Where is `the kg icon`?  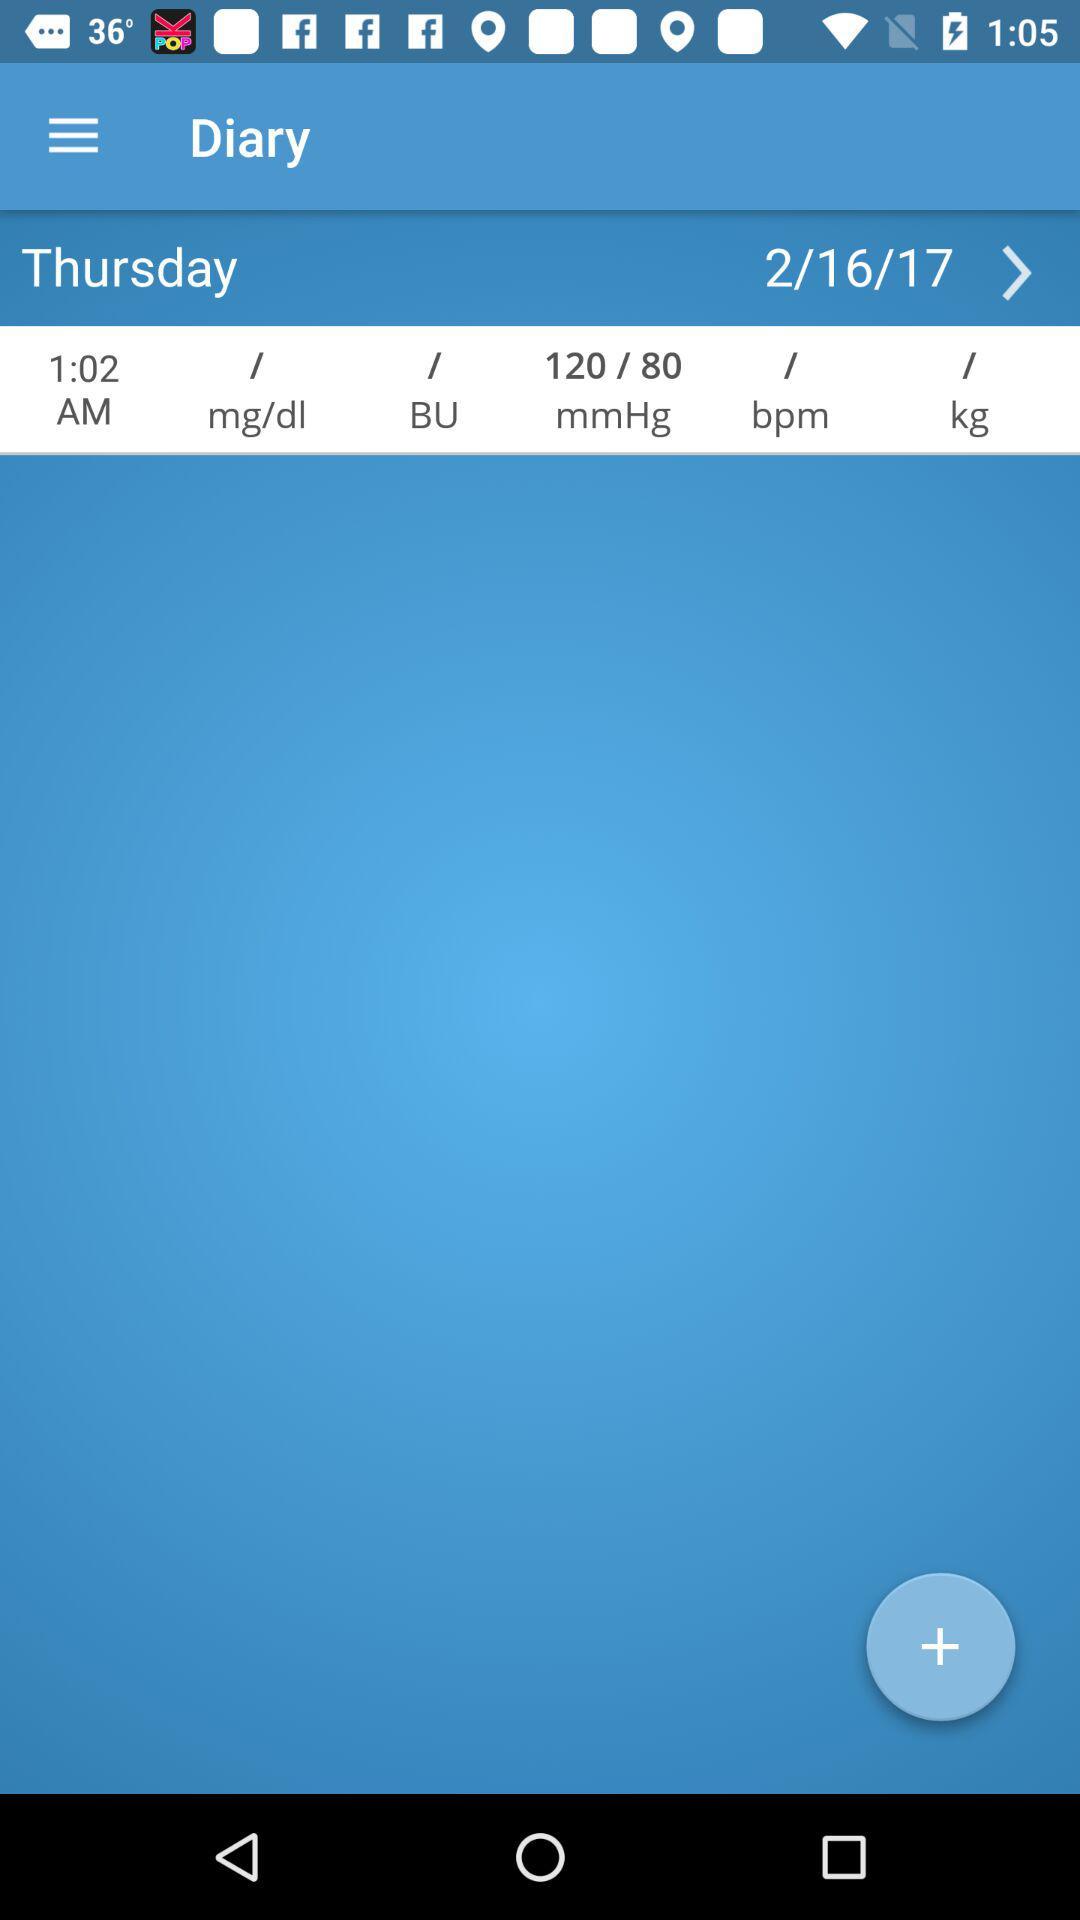 the kg icon is located at coordinates (968, 412).